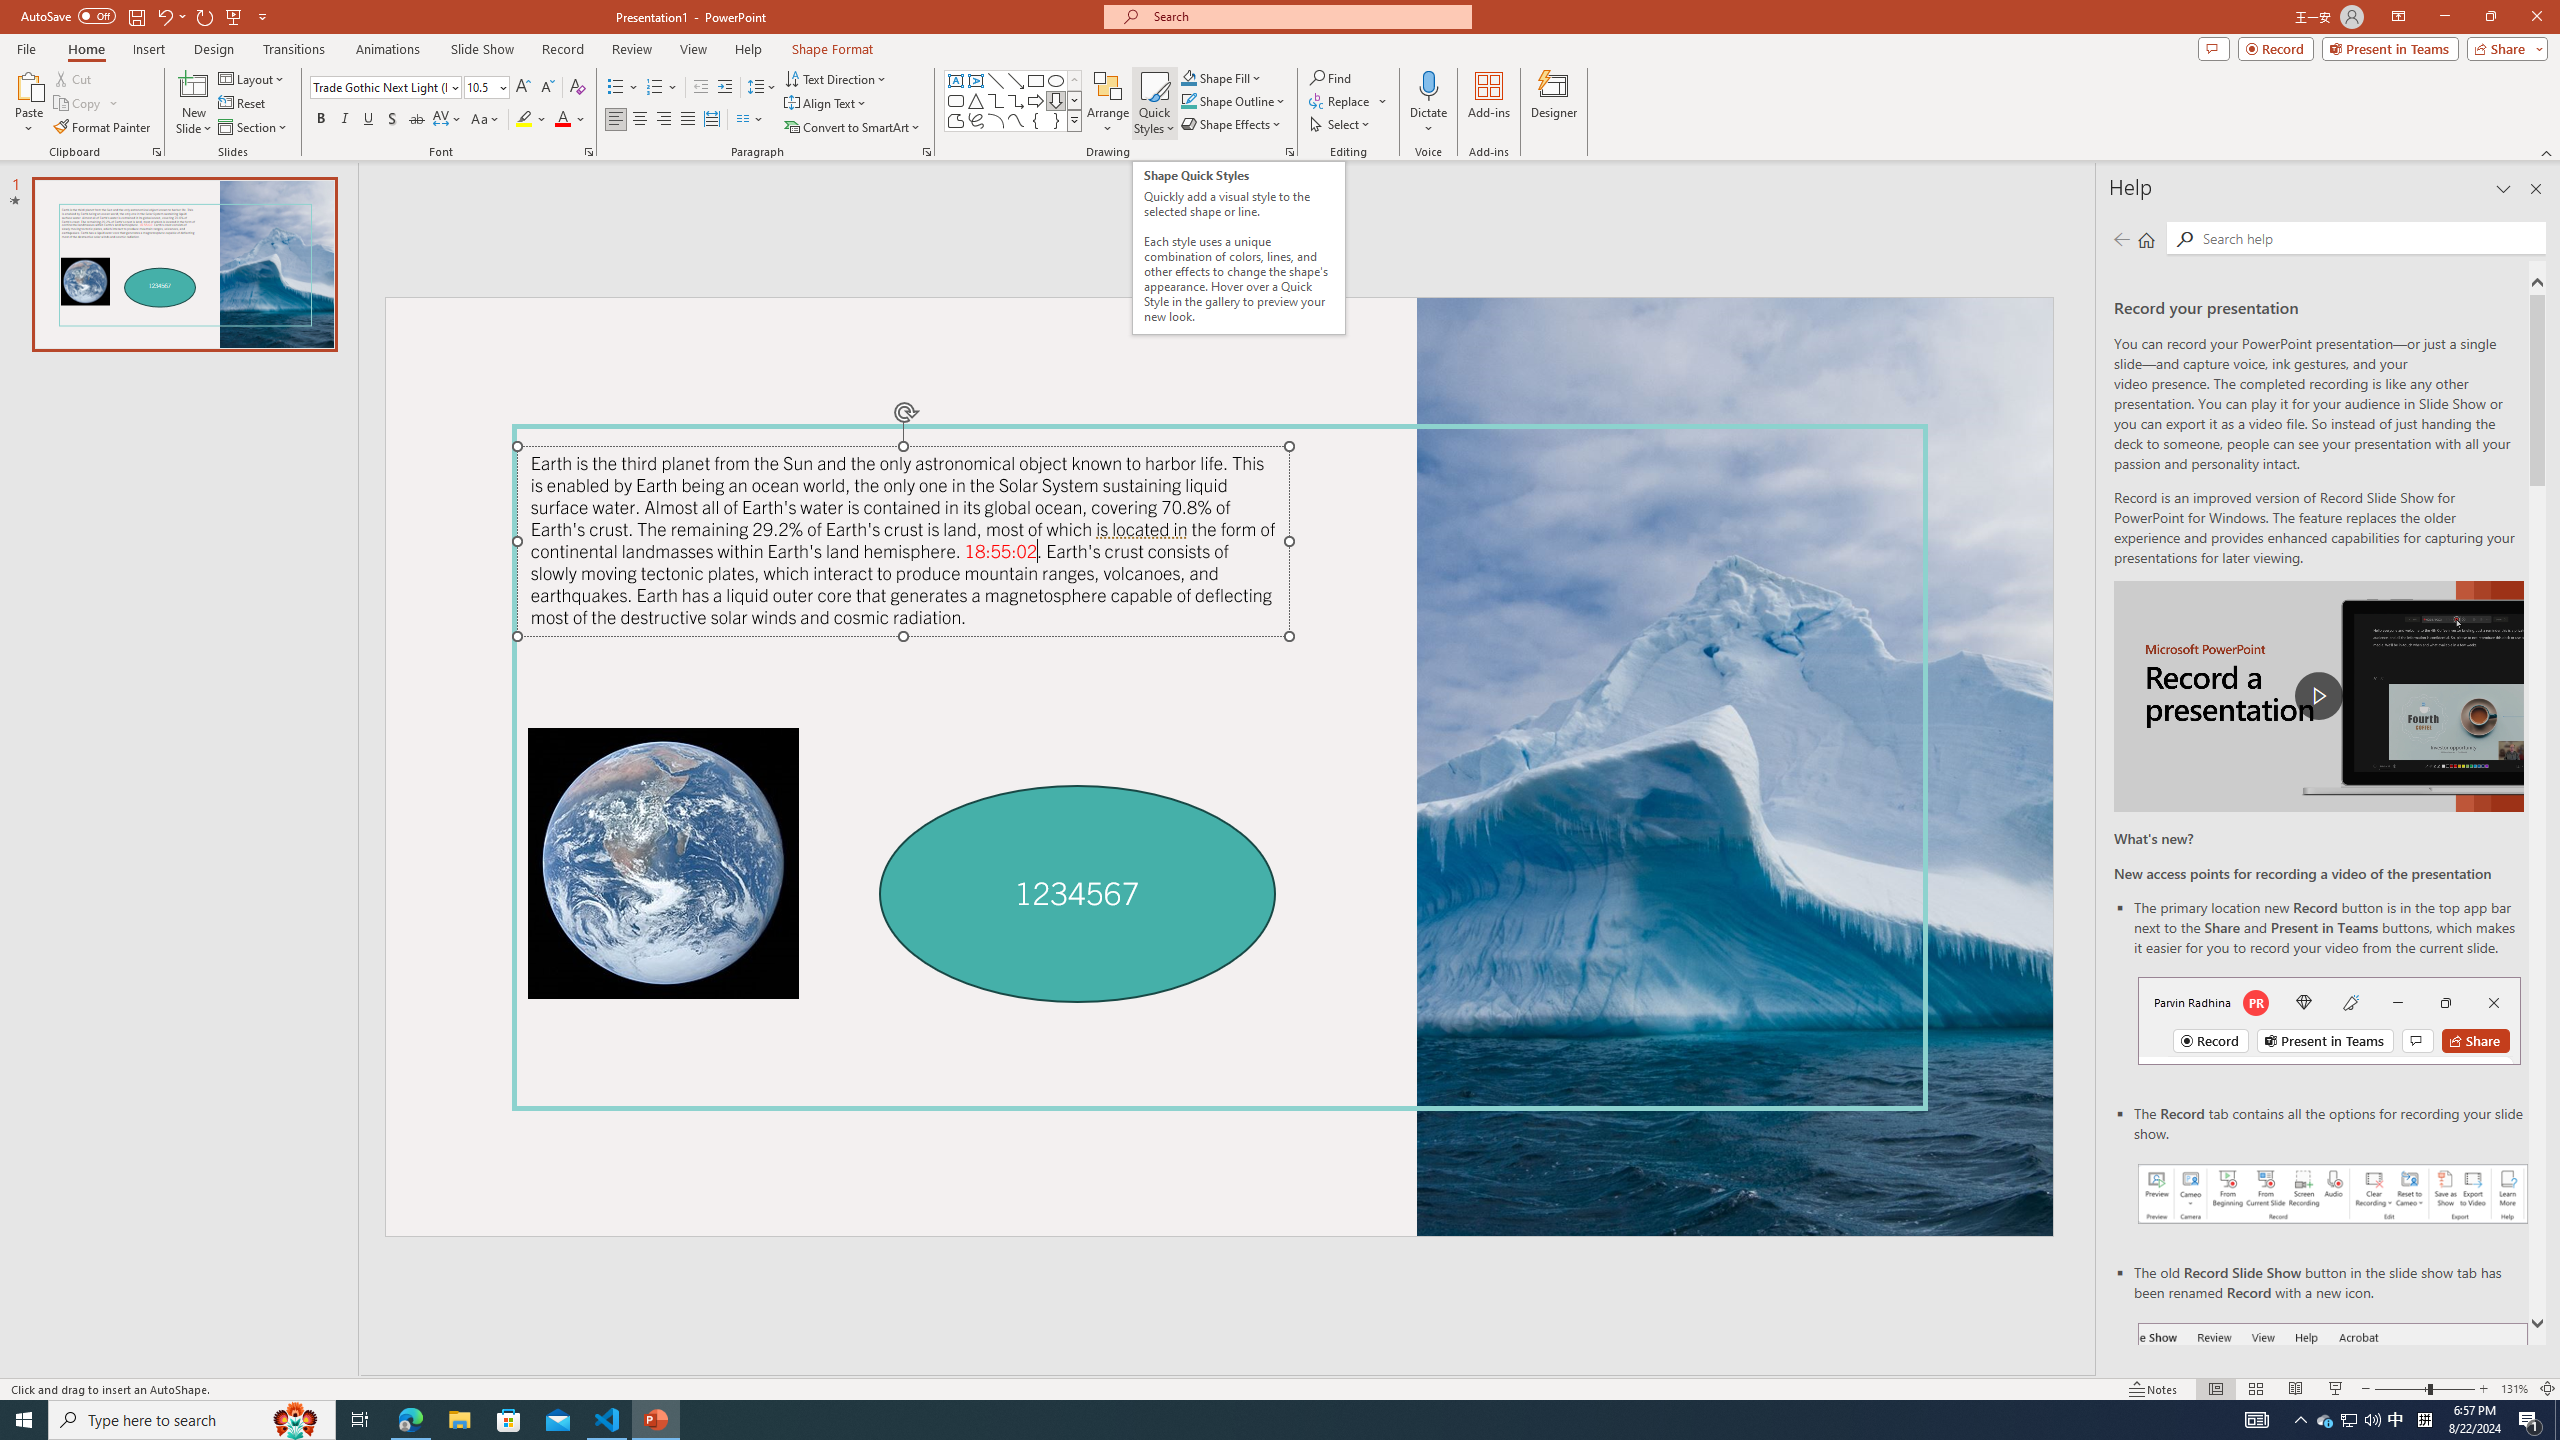 The width and height of the screenshot is (2560, 1440). What do you see at coordinates (725, 87) in the screenshot?
I see `'Increase Indent'` at bounding box center [725, 87].